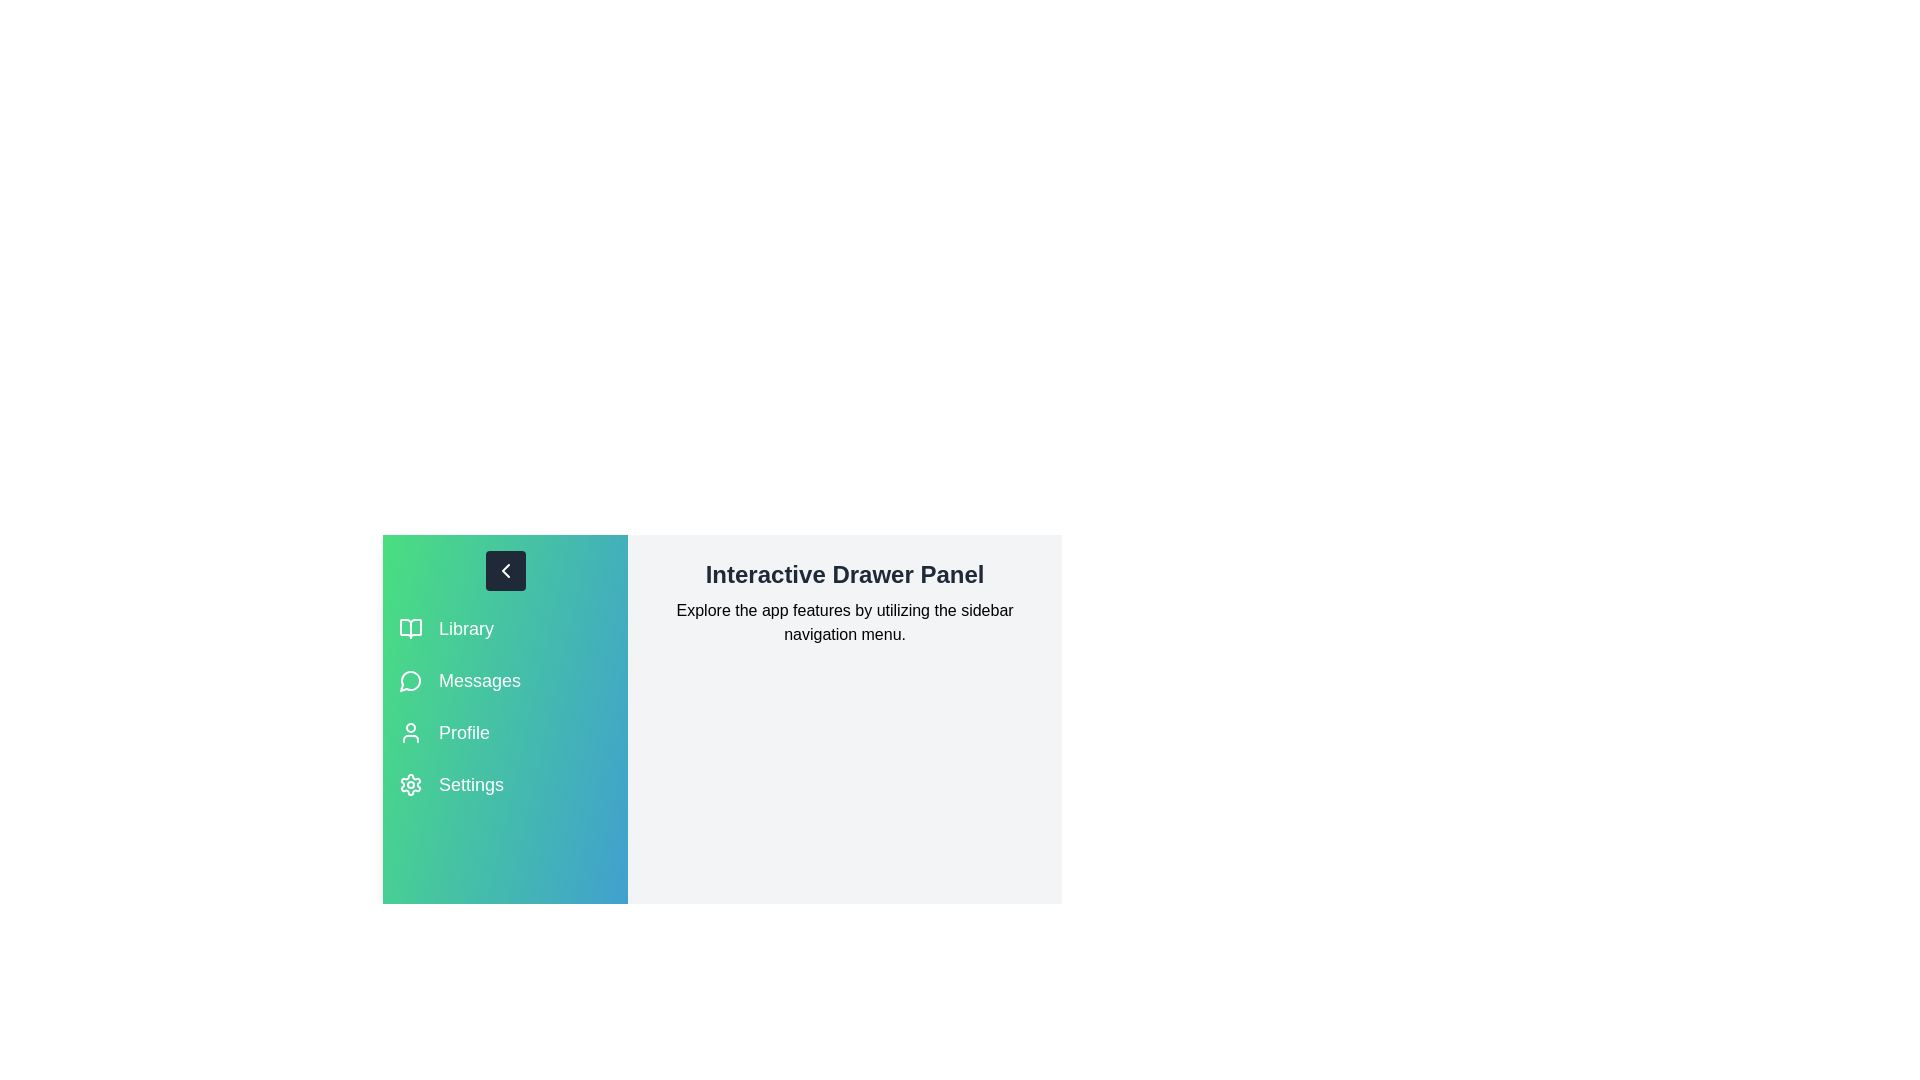  Describe the element at coordinates (504, 680) in the screenshot. I see `the Messages section in the sidebar` at that location.